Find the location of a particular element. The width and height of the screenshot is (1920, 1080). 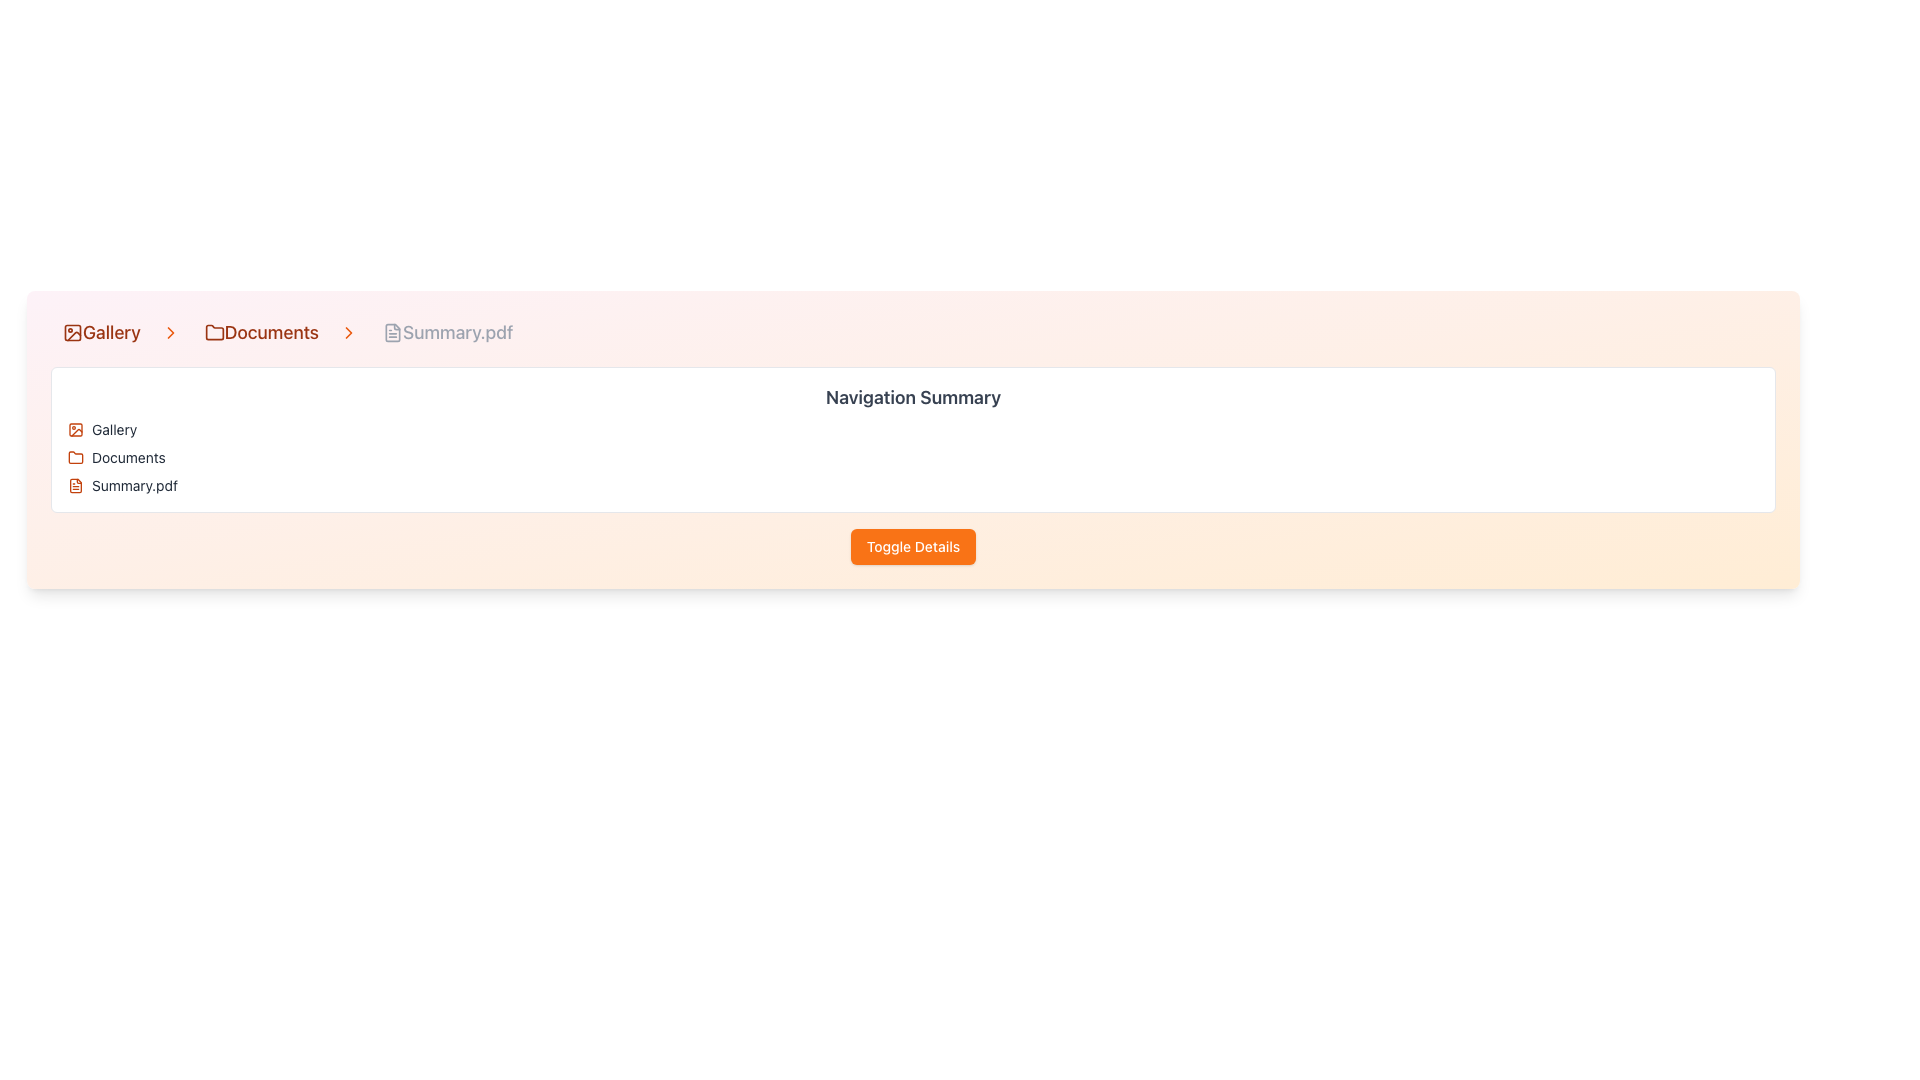

the orange folder icon located to the left of the 'Documents' label in the breadcrumb navigation bar is located at coordinates (76, 458).